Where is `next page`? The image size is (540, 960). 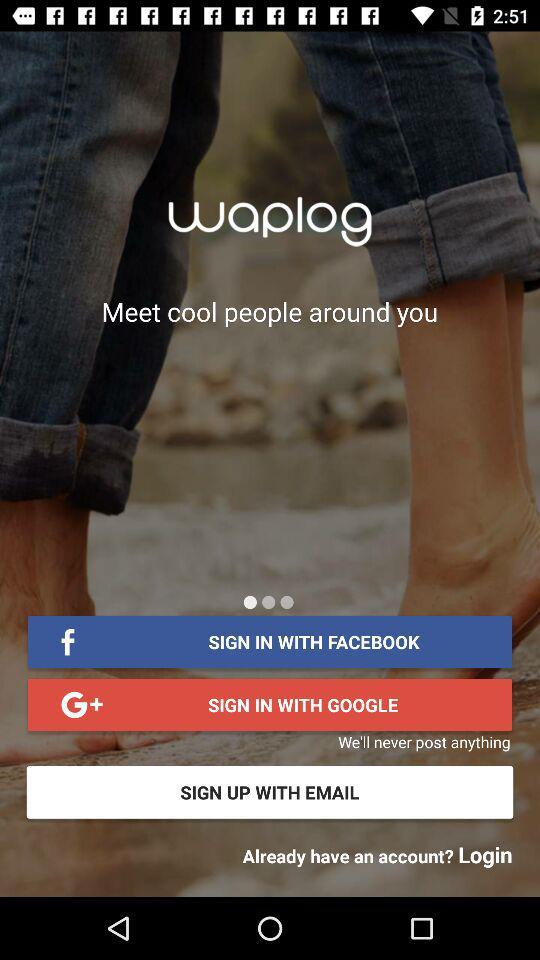
next page is located at coordinates (268, 601).